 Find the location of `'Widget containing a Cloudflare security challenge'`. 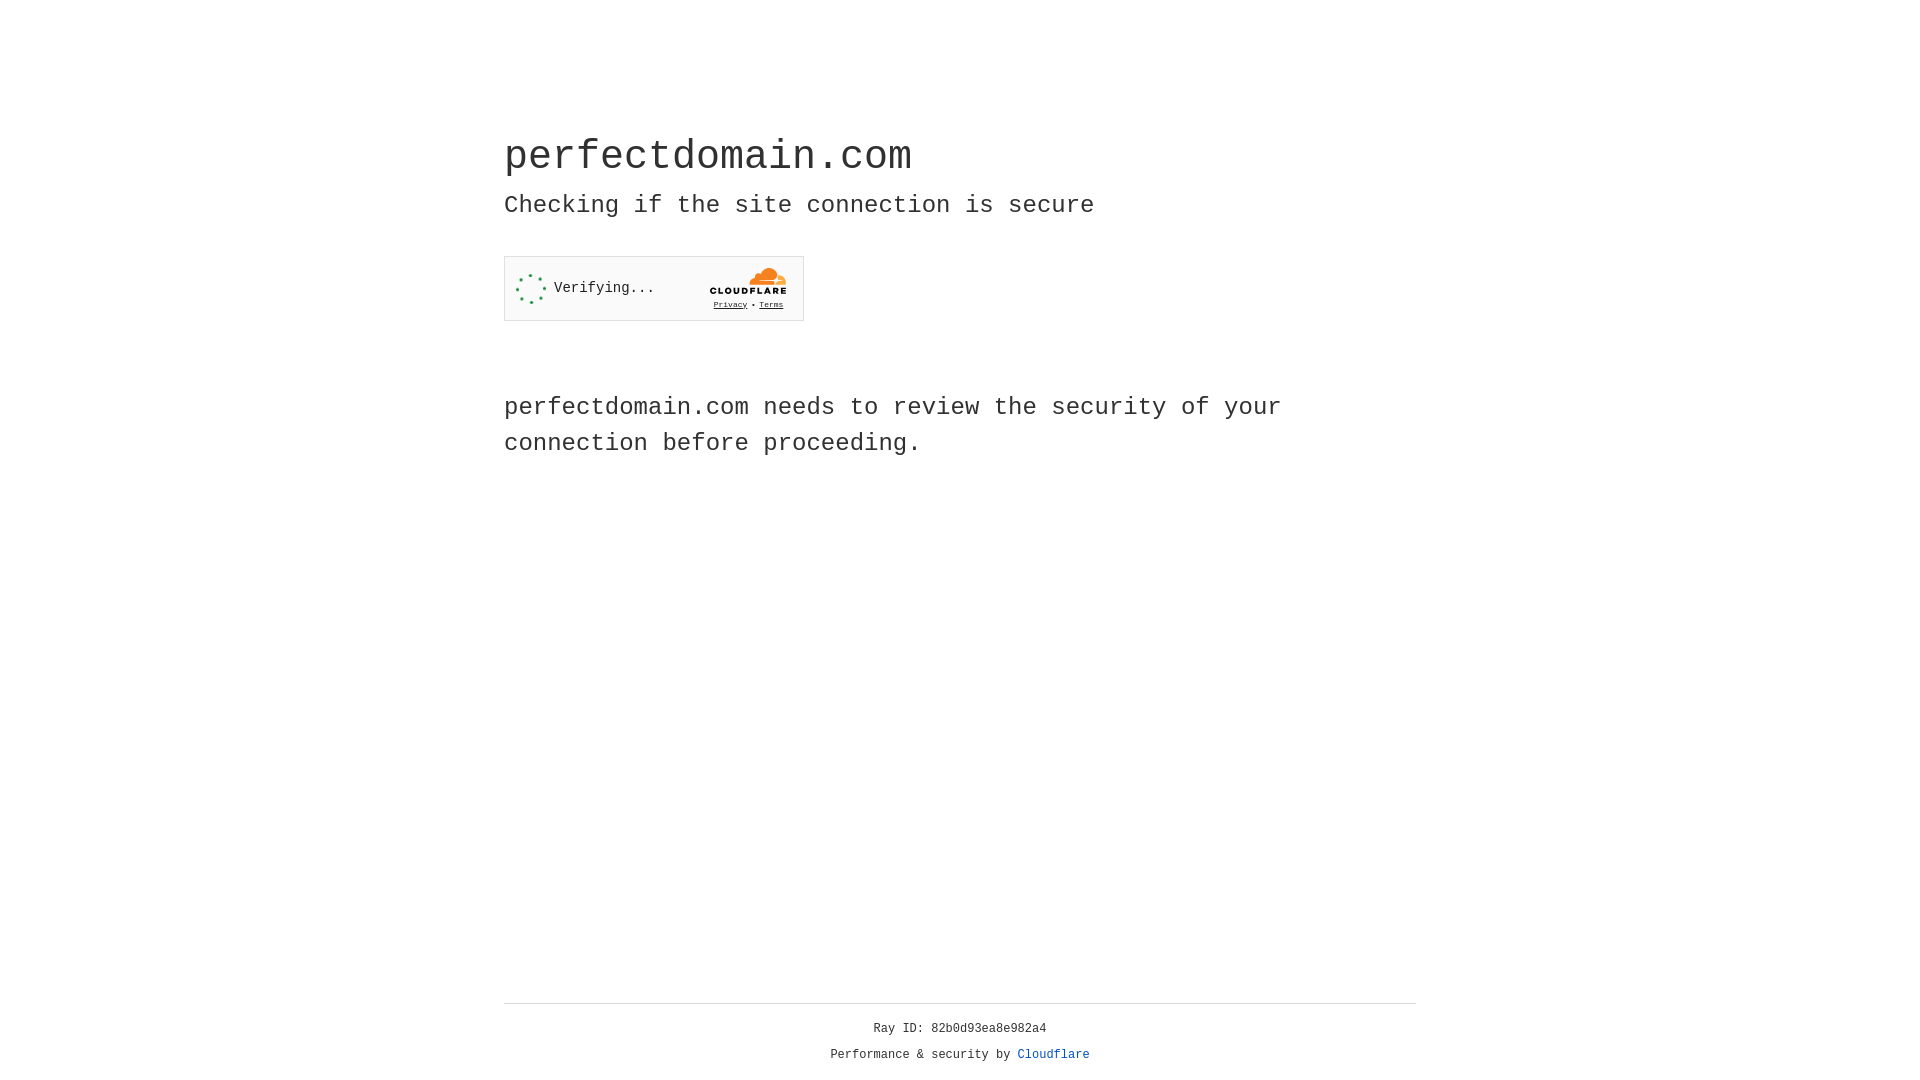

'Widget containing a Cloudflare security challenge' is located at coordinates (653, 288).